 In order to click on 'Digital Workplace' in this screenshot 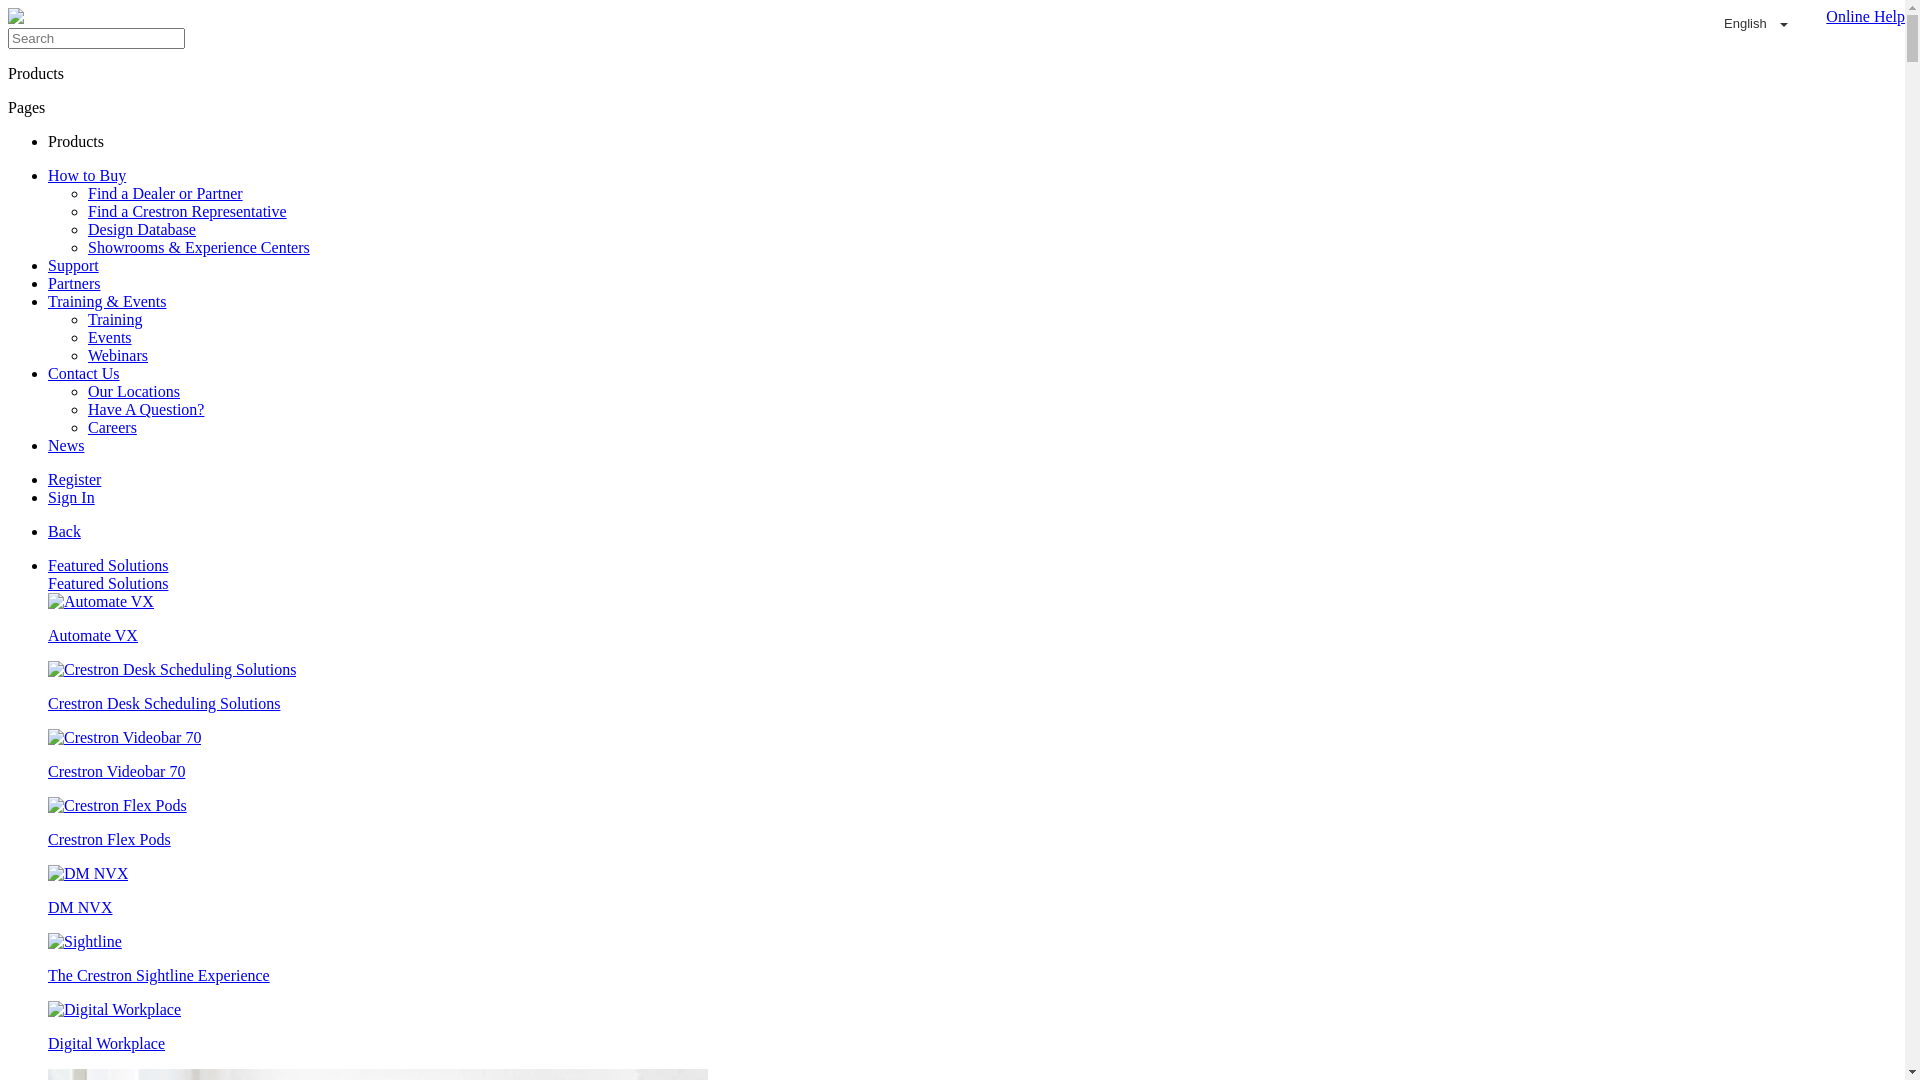, I will do `click(48, 1026)`.